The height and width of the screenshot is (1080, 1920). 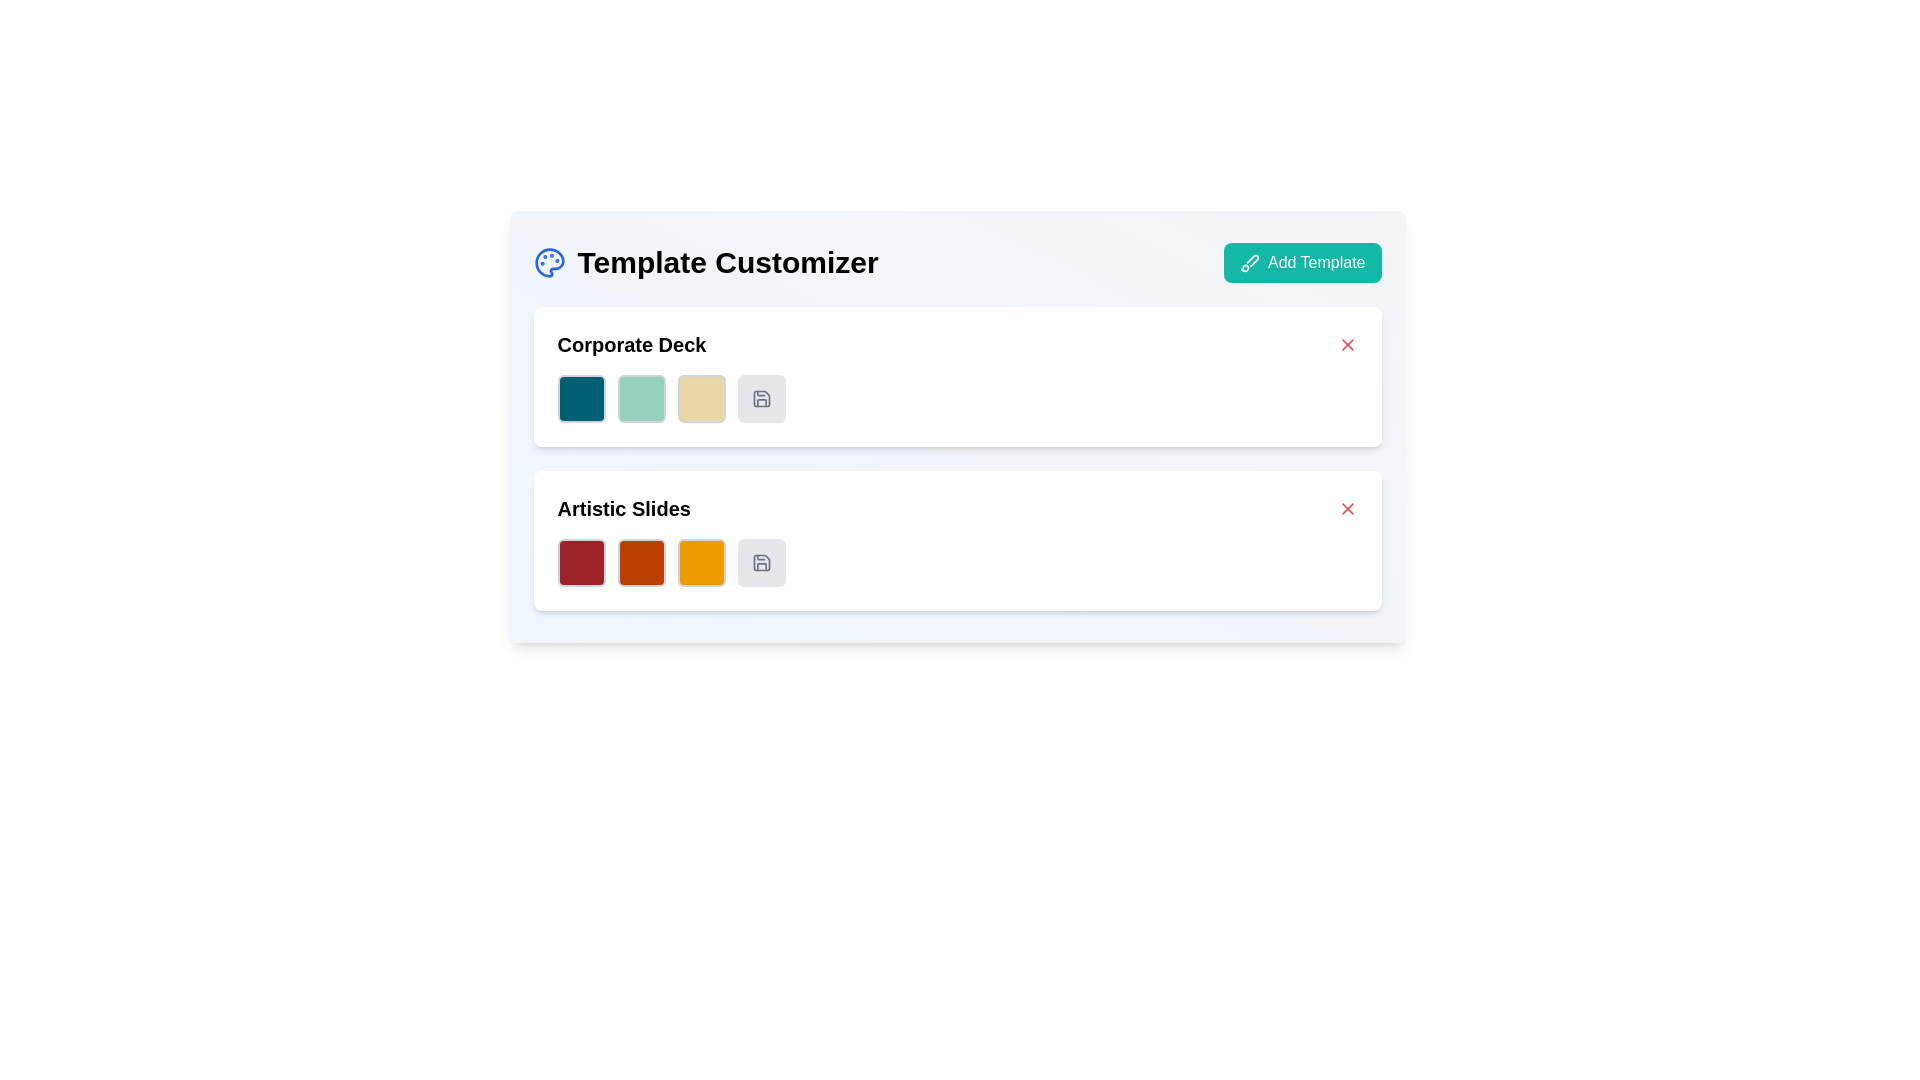 What do you see at coordinates (1302, 261) in the screenshot?
I see `the rectangular button with a teal-green background and white text saying 'Add Template'` at bounding box center [1302, 261].